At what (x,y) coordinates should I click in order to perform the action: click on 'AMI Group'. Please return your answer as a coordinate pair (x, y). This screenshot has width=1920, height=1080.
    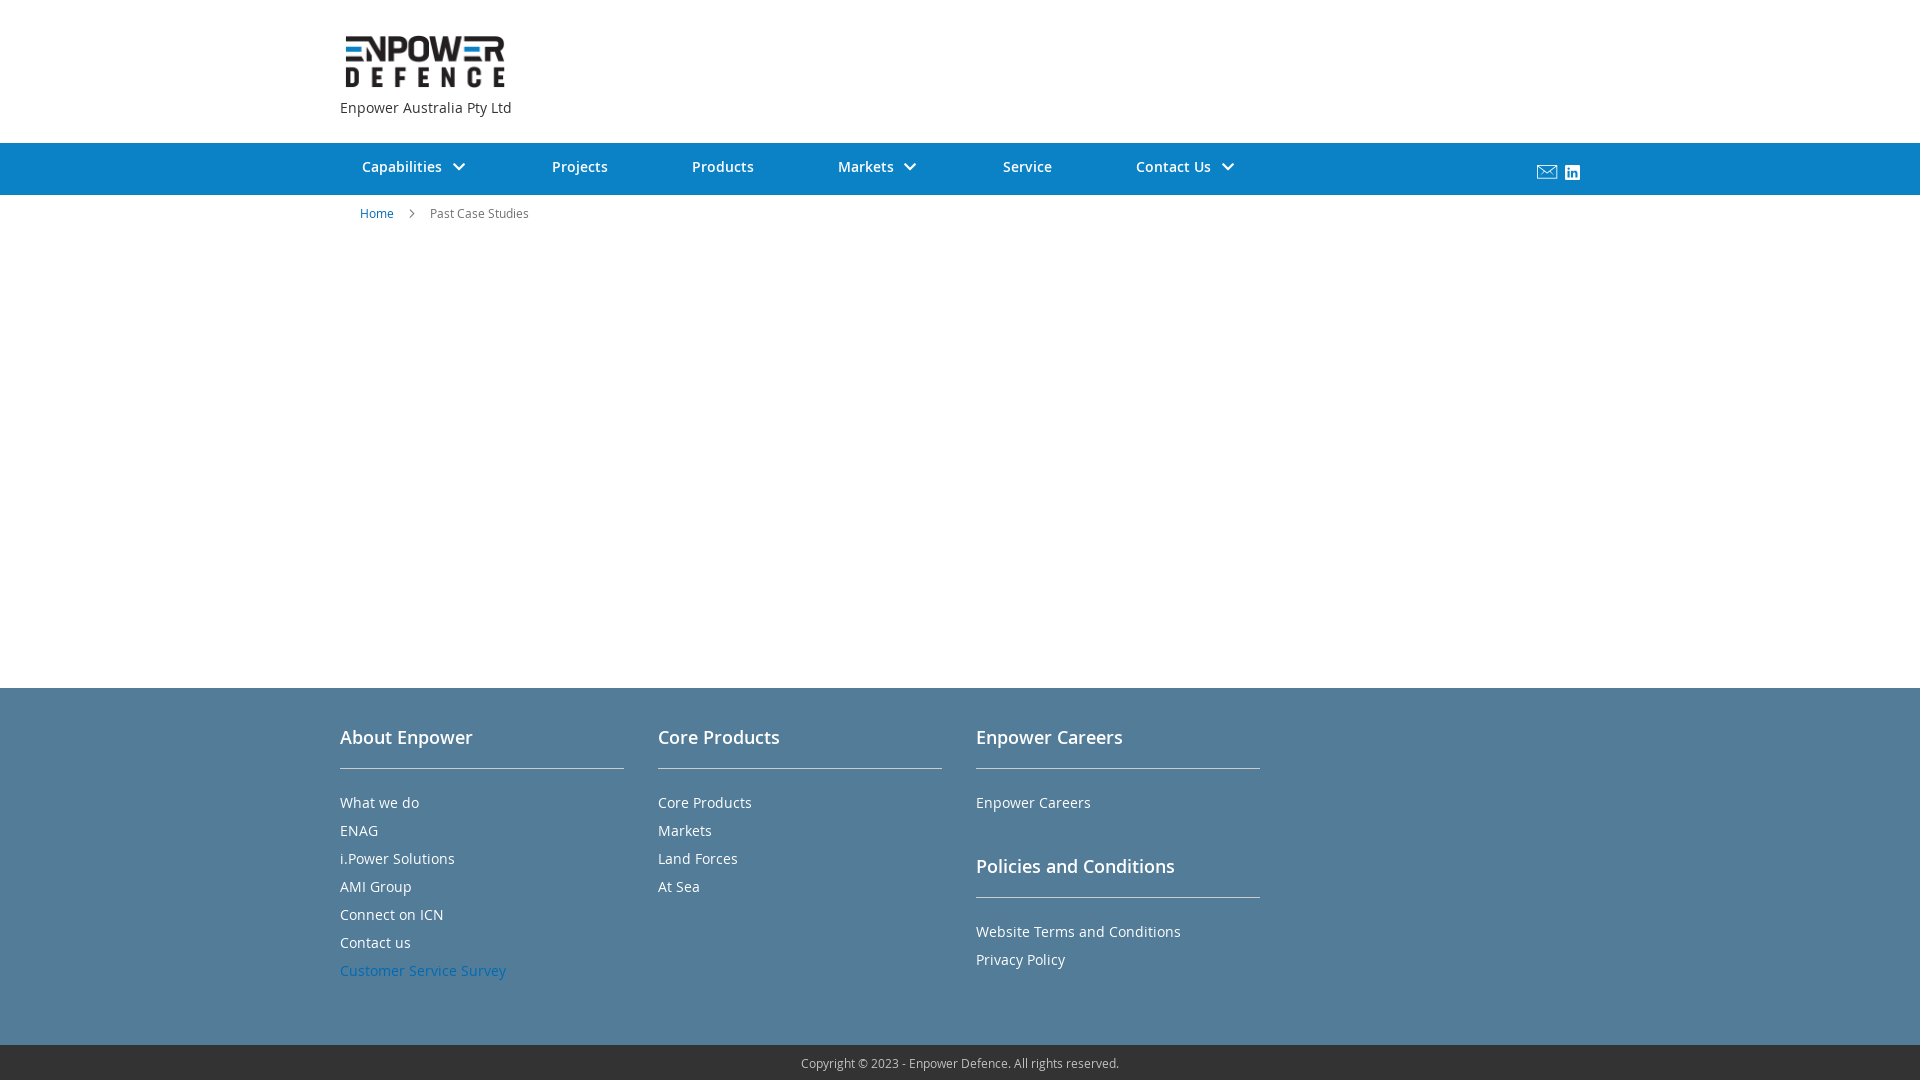
    Looking at the image, I should click on (340, 885).